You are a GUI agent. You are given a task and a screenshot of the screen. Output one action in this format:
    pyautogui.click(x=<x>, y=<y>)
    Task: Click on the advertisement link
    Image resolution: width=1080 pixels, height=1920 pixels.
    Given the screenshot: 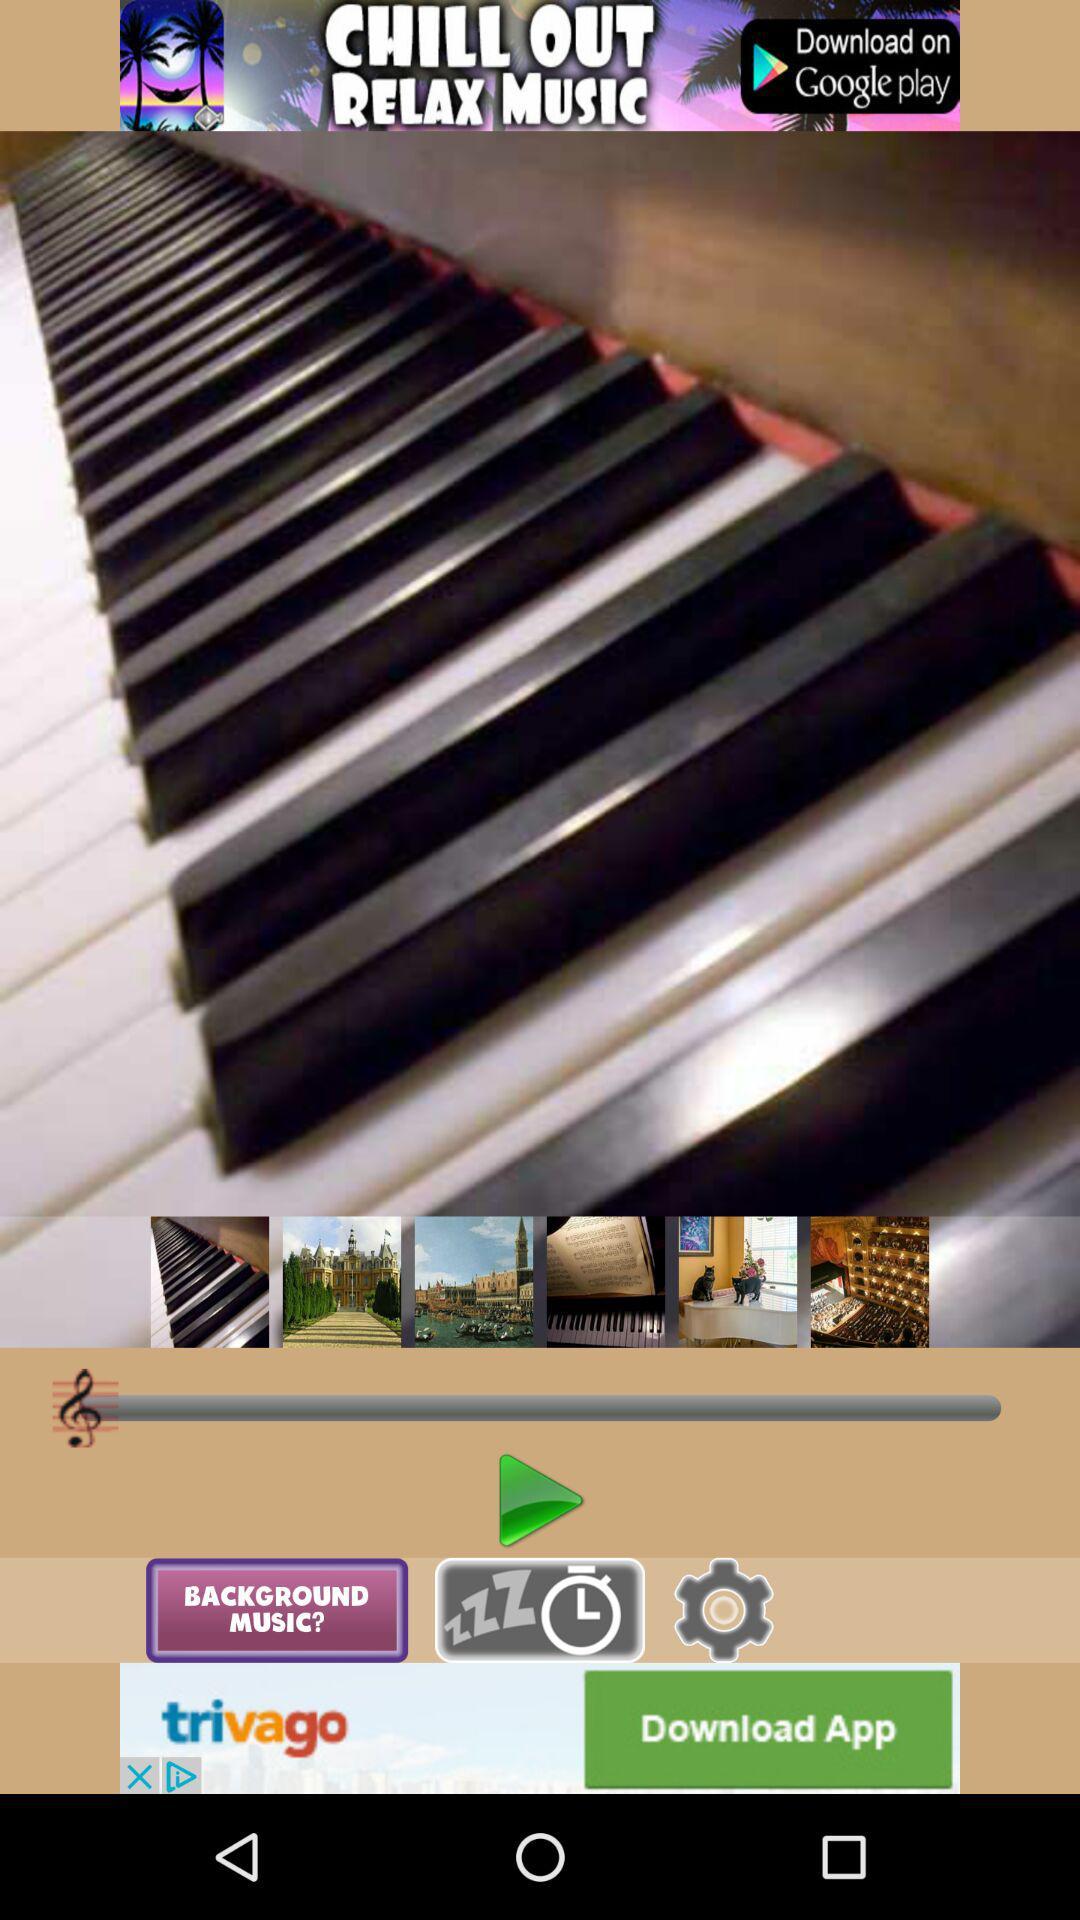 What is the action you would take?
    pyautogui.click(x=540, y=1727)
    